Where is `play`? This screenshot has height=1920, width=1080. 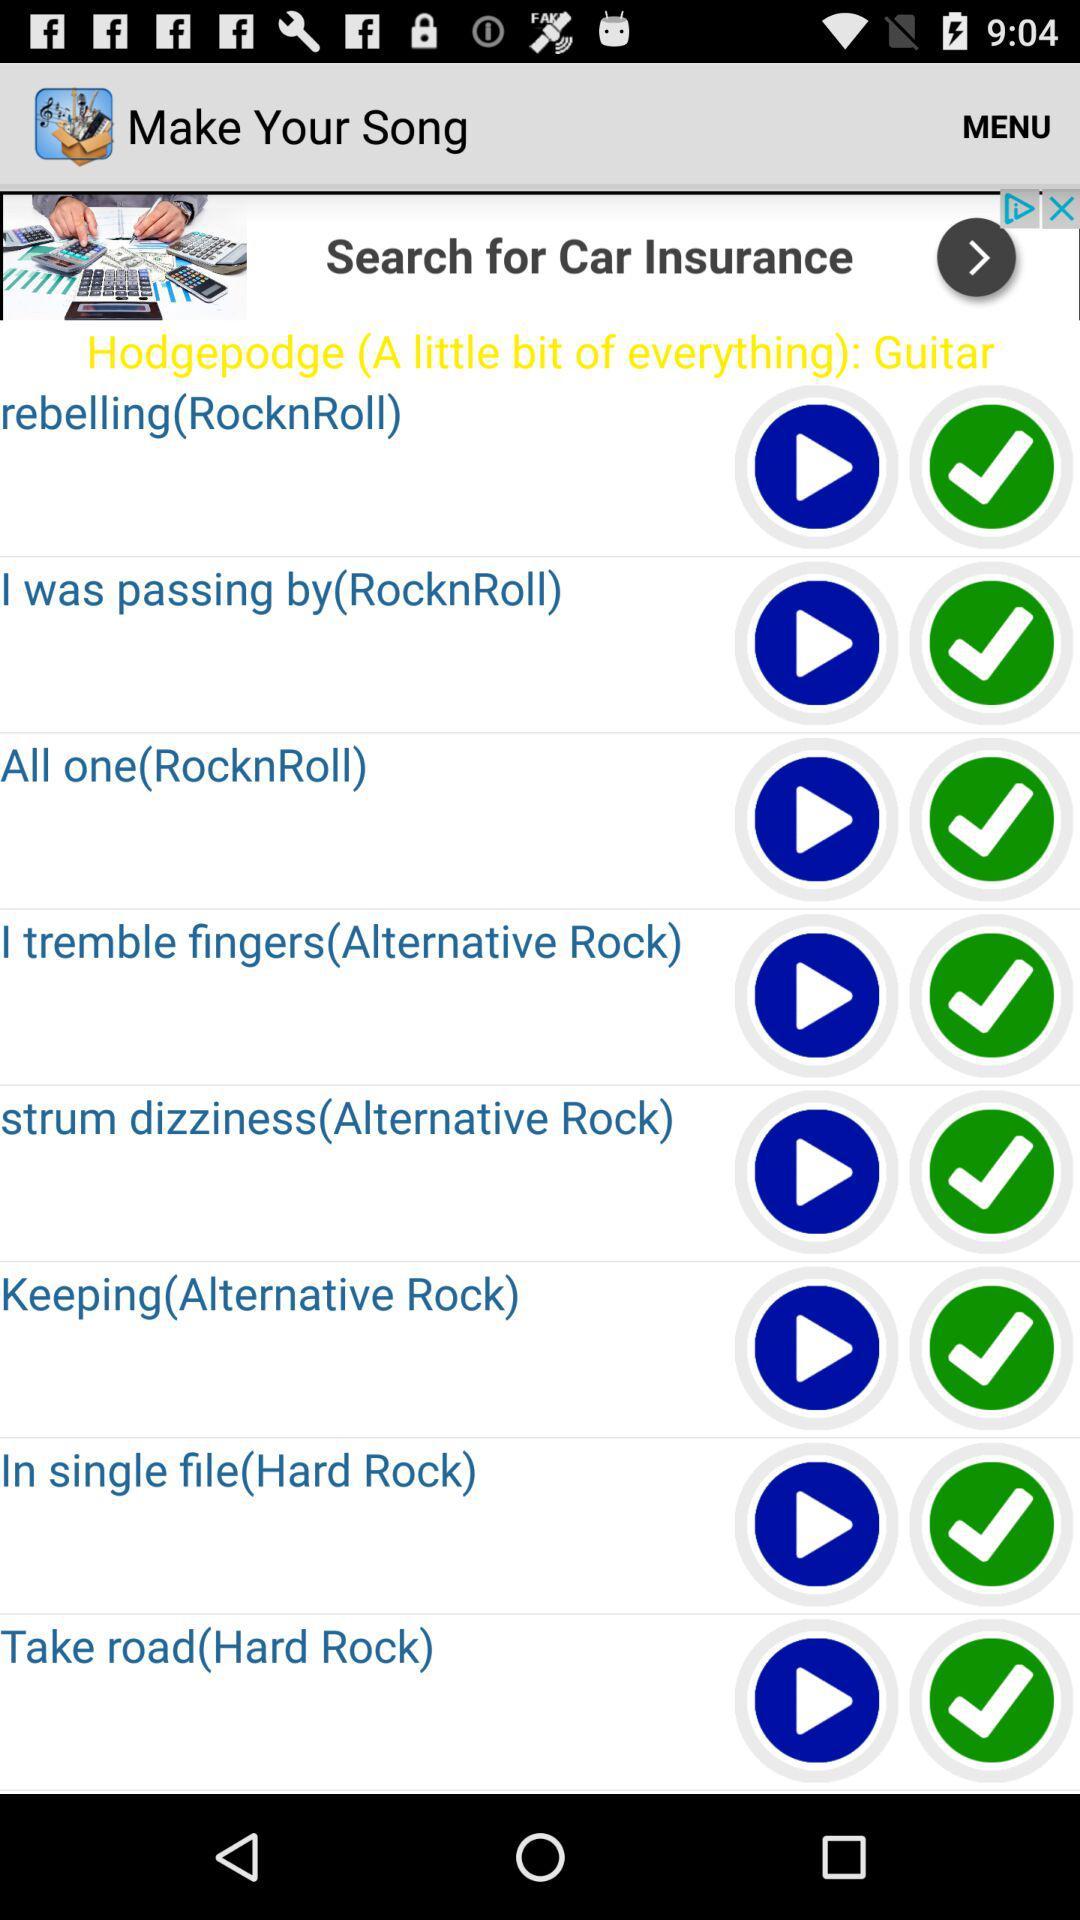
play is located at coordinates (817, 467).